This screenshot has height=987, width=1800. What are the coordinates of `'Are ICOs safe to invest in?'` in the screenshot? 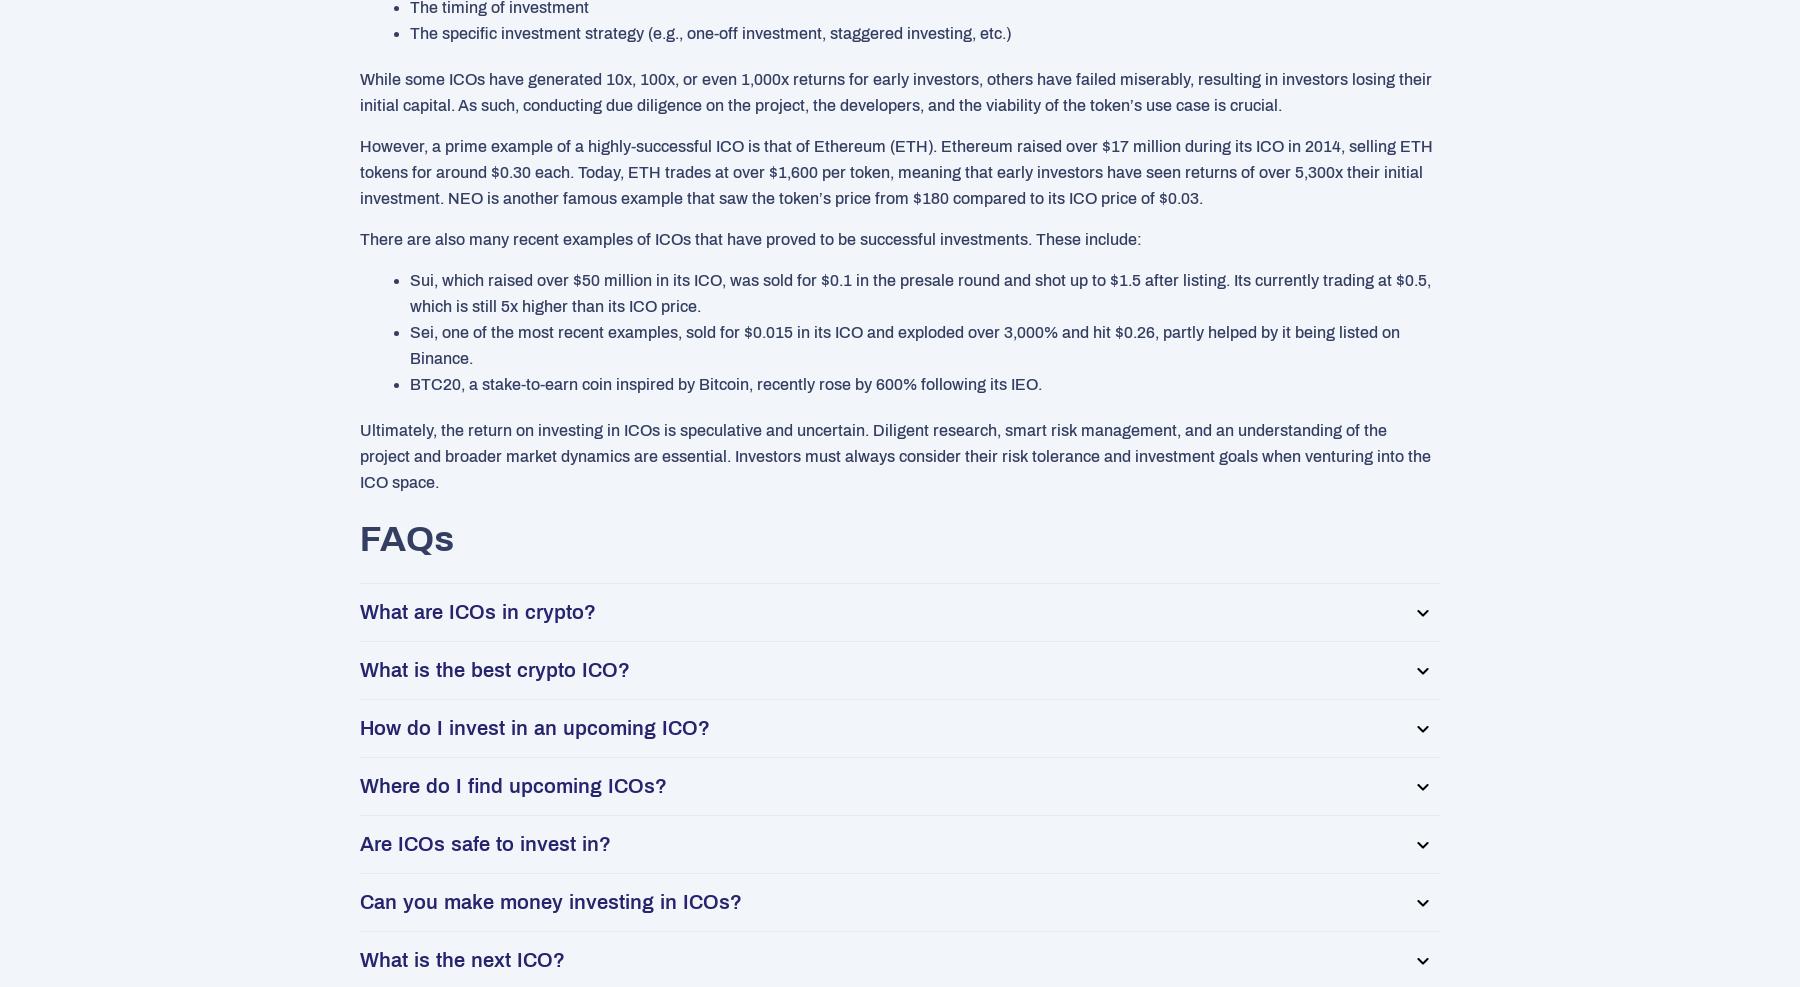 It's located at (484, 843).